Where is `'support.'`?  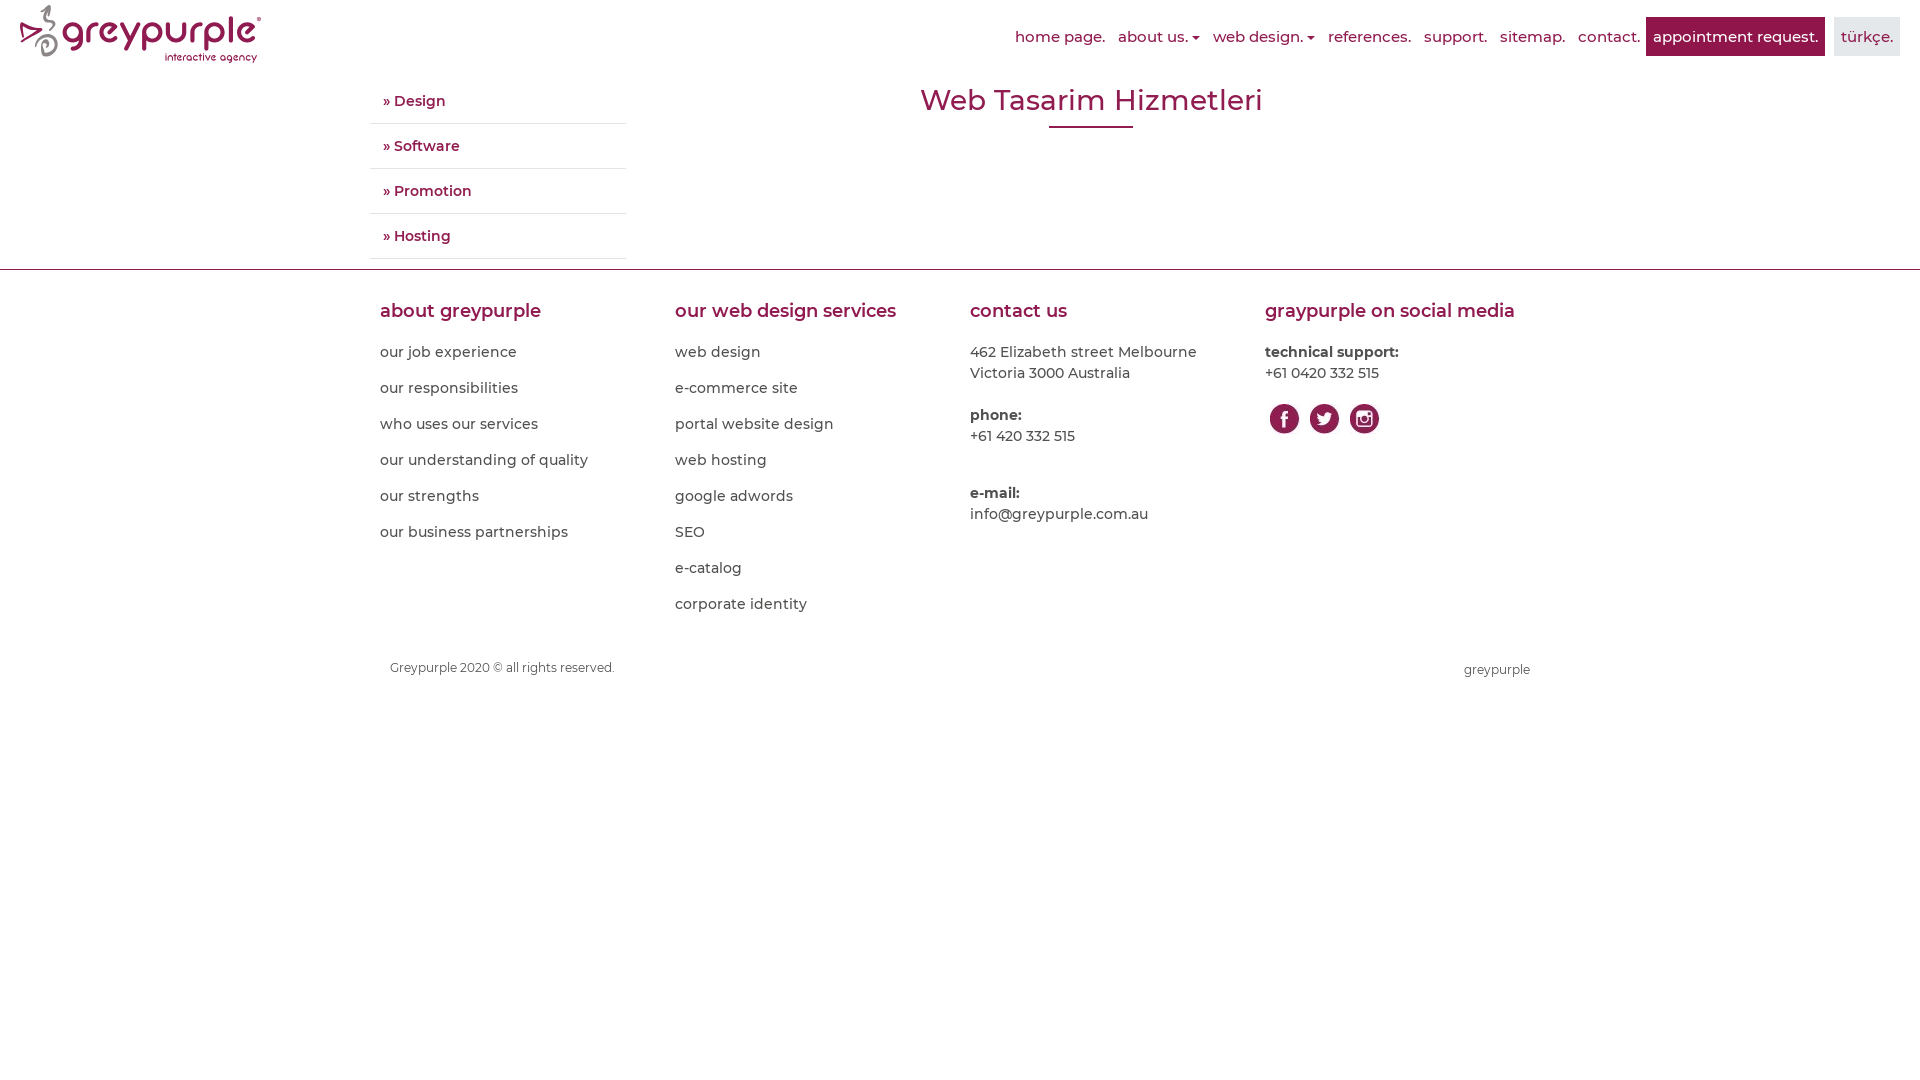
'support.' is located at coordinates (1455, 36).